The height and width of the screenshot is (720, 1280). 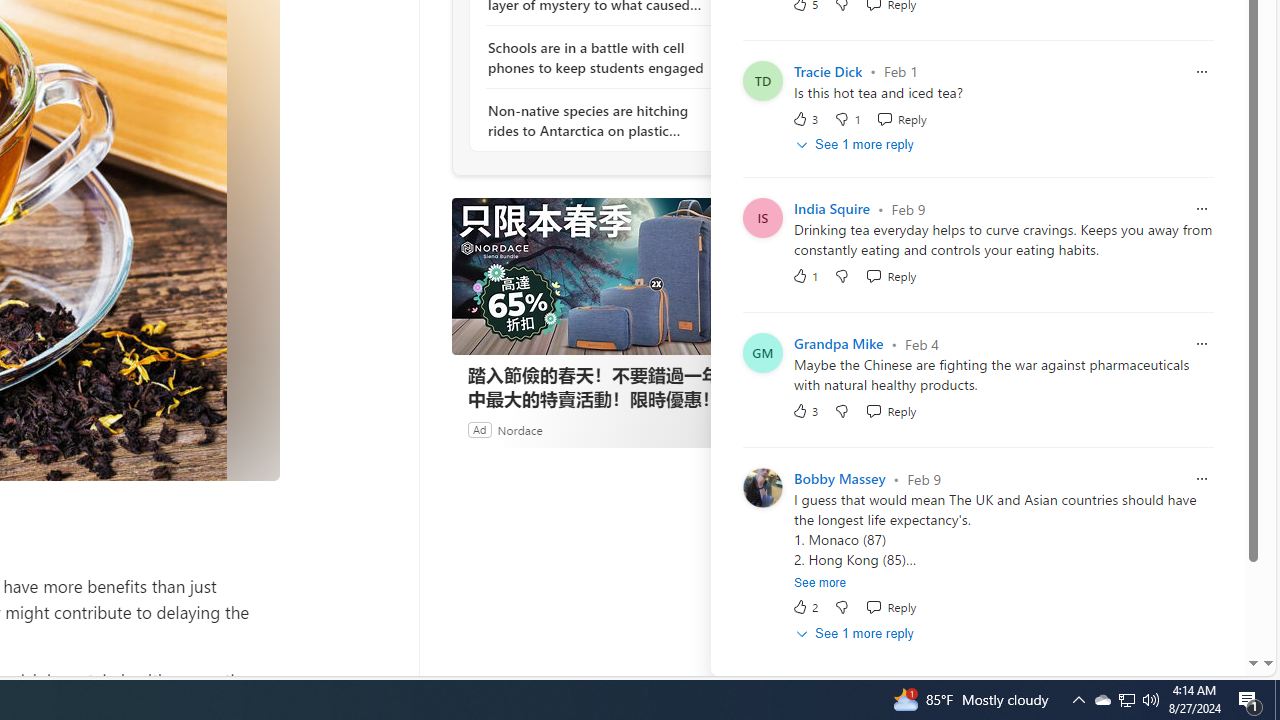 What do you see at coordinates (805, 606) in the screenshot?
I see `'2 Like'` at bounding box center [805, 606].